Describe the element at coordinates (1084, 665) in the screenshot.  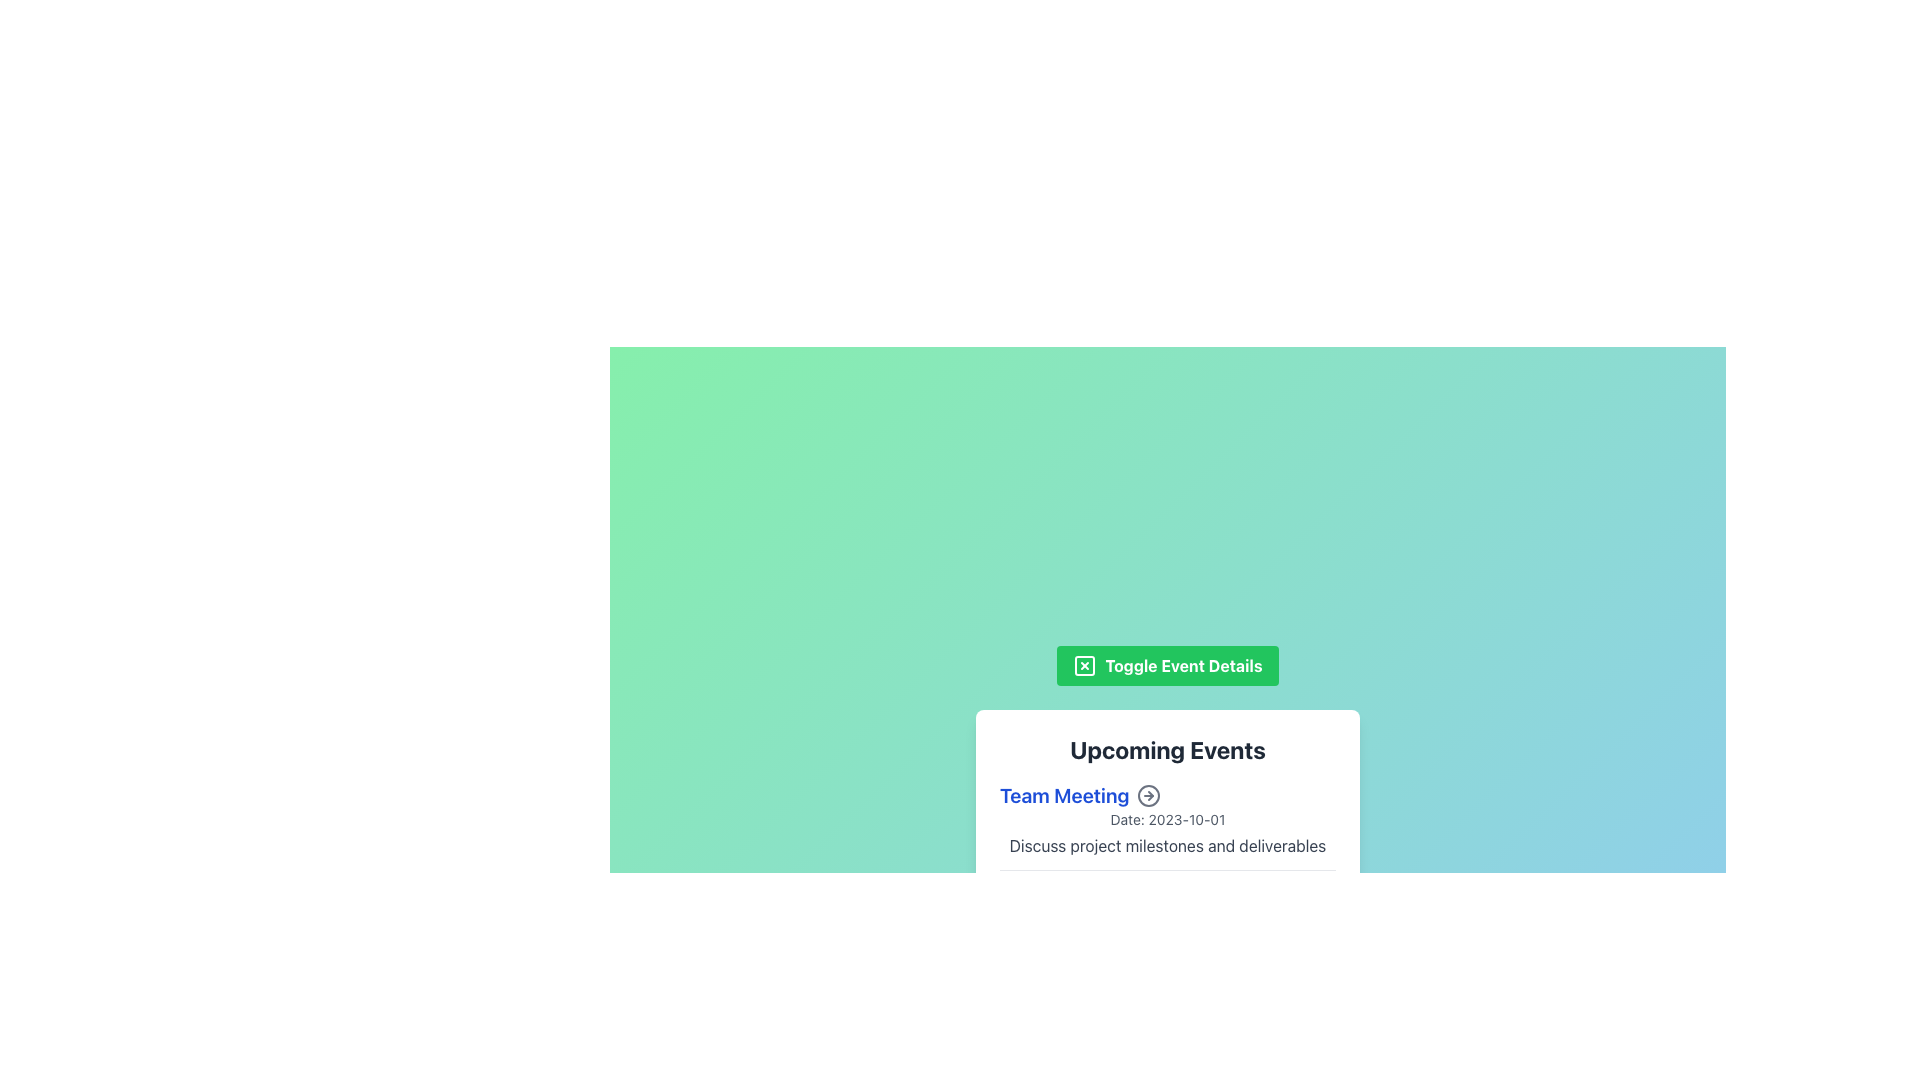
I see `the cancel icon located at the leftmost position within the green button labeled 'Toggle Event Details'` at that location.